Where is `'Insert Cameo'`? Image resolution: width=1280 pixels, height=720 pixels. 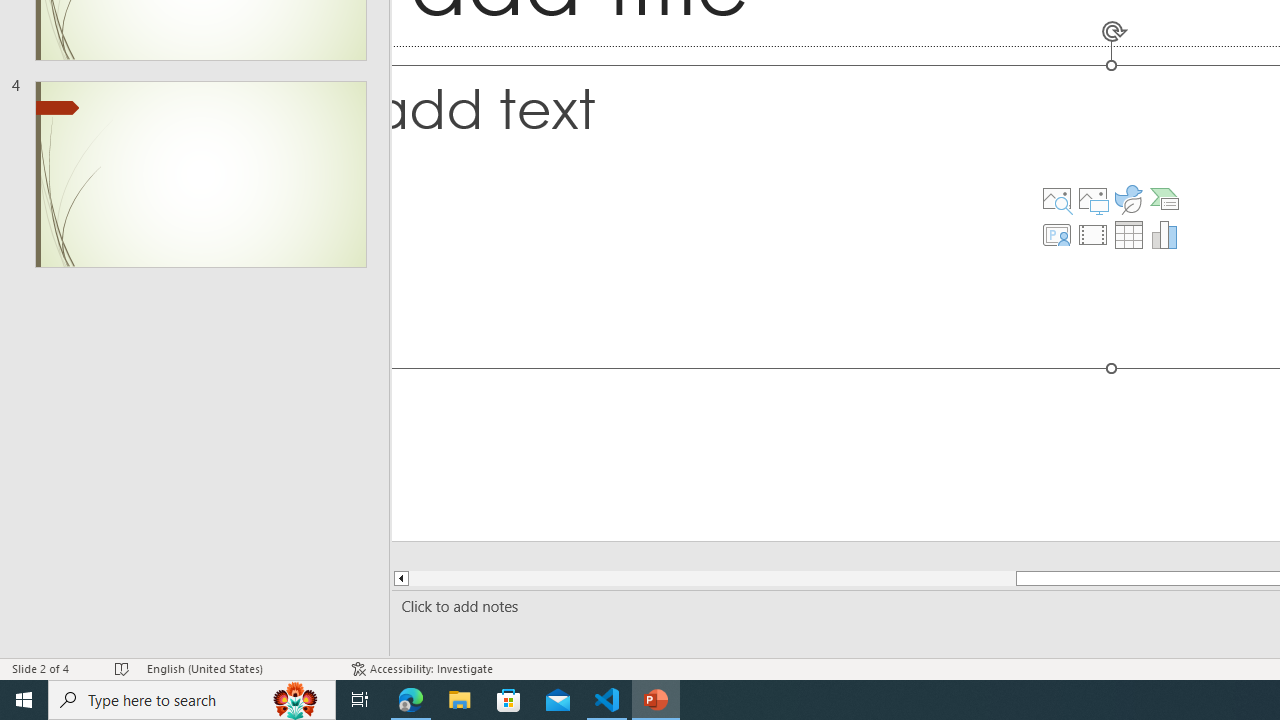
'Insert Cameo' is located at coordinates (1055, 234).